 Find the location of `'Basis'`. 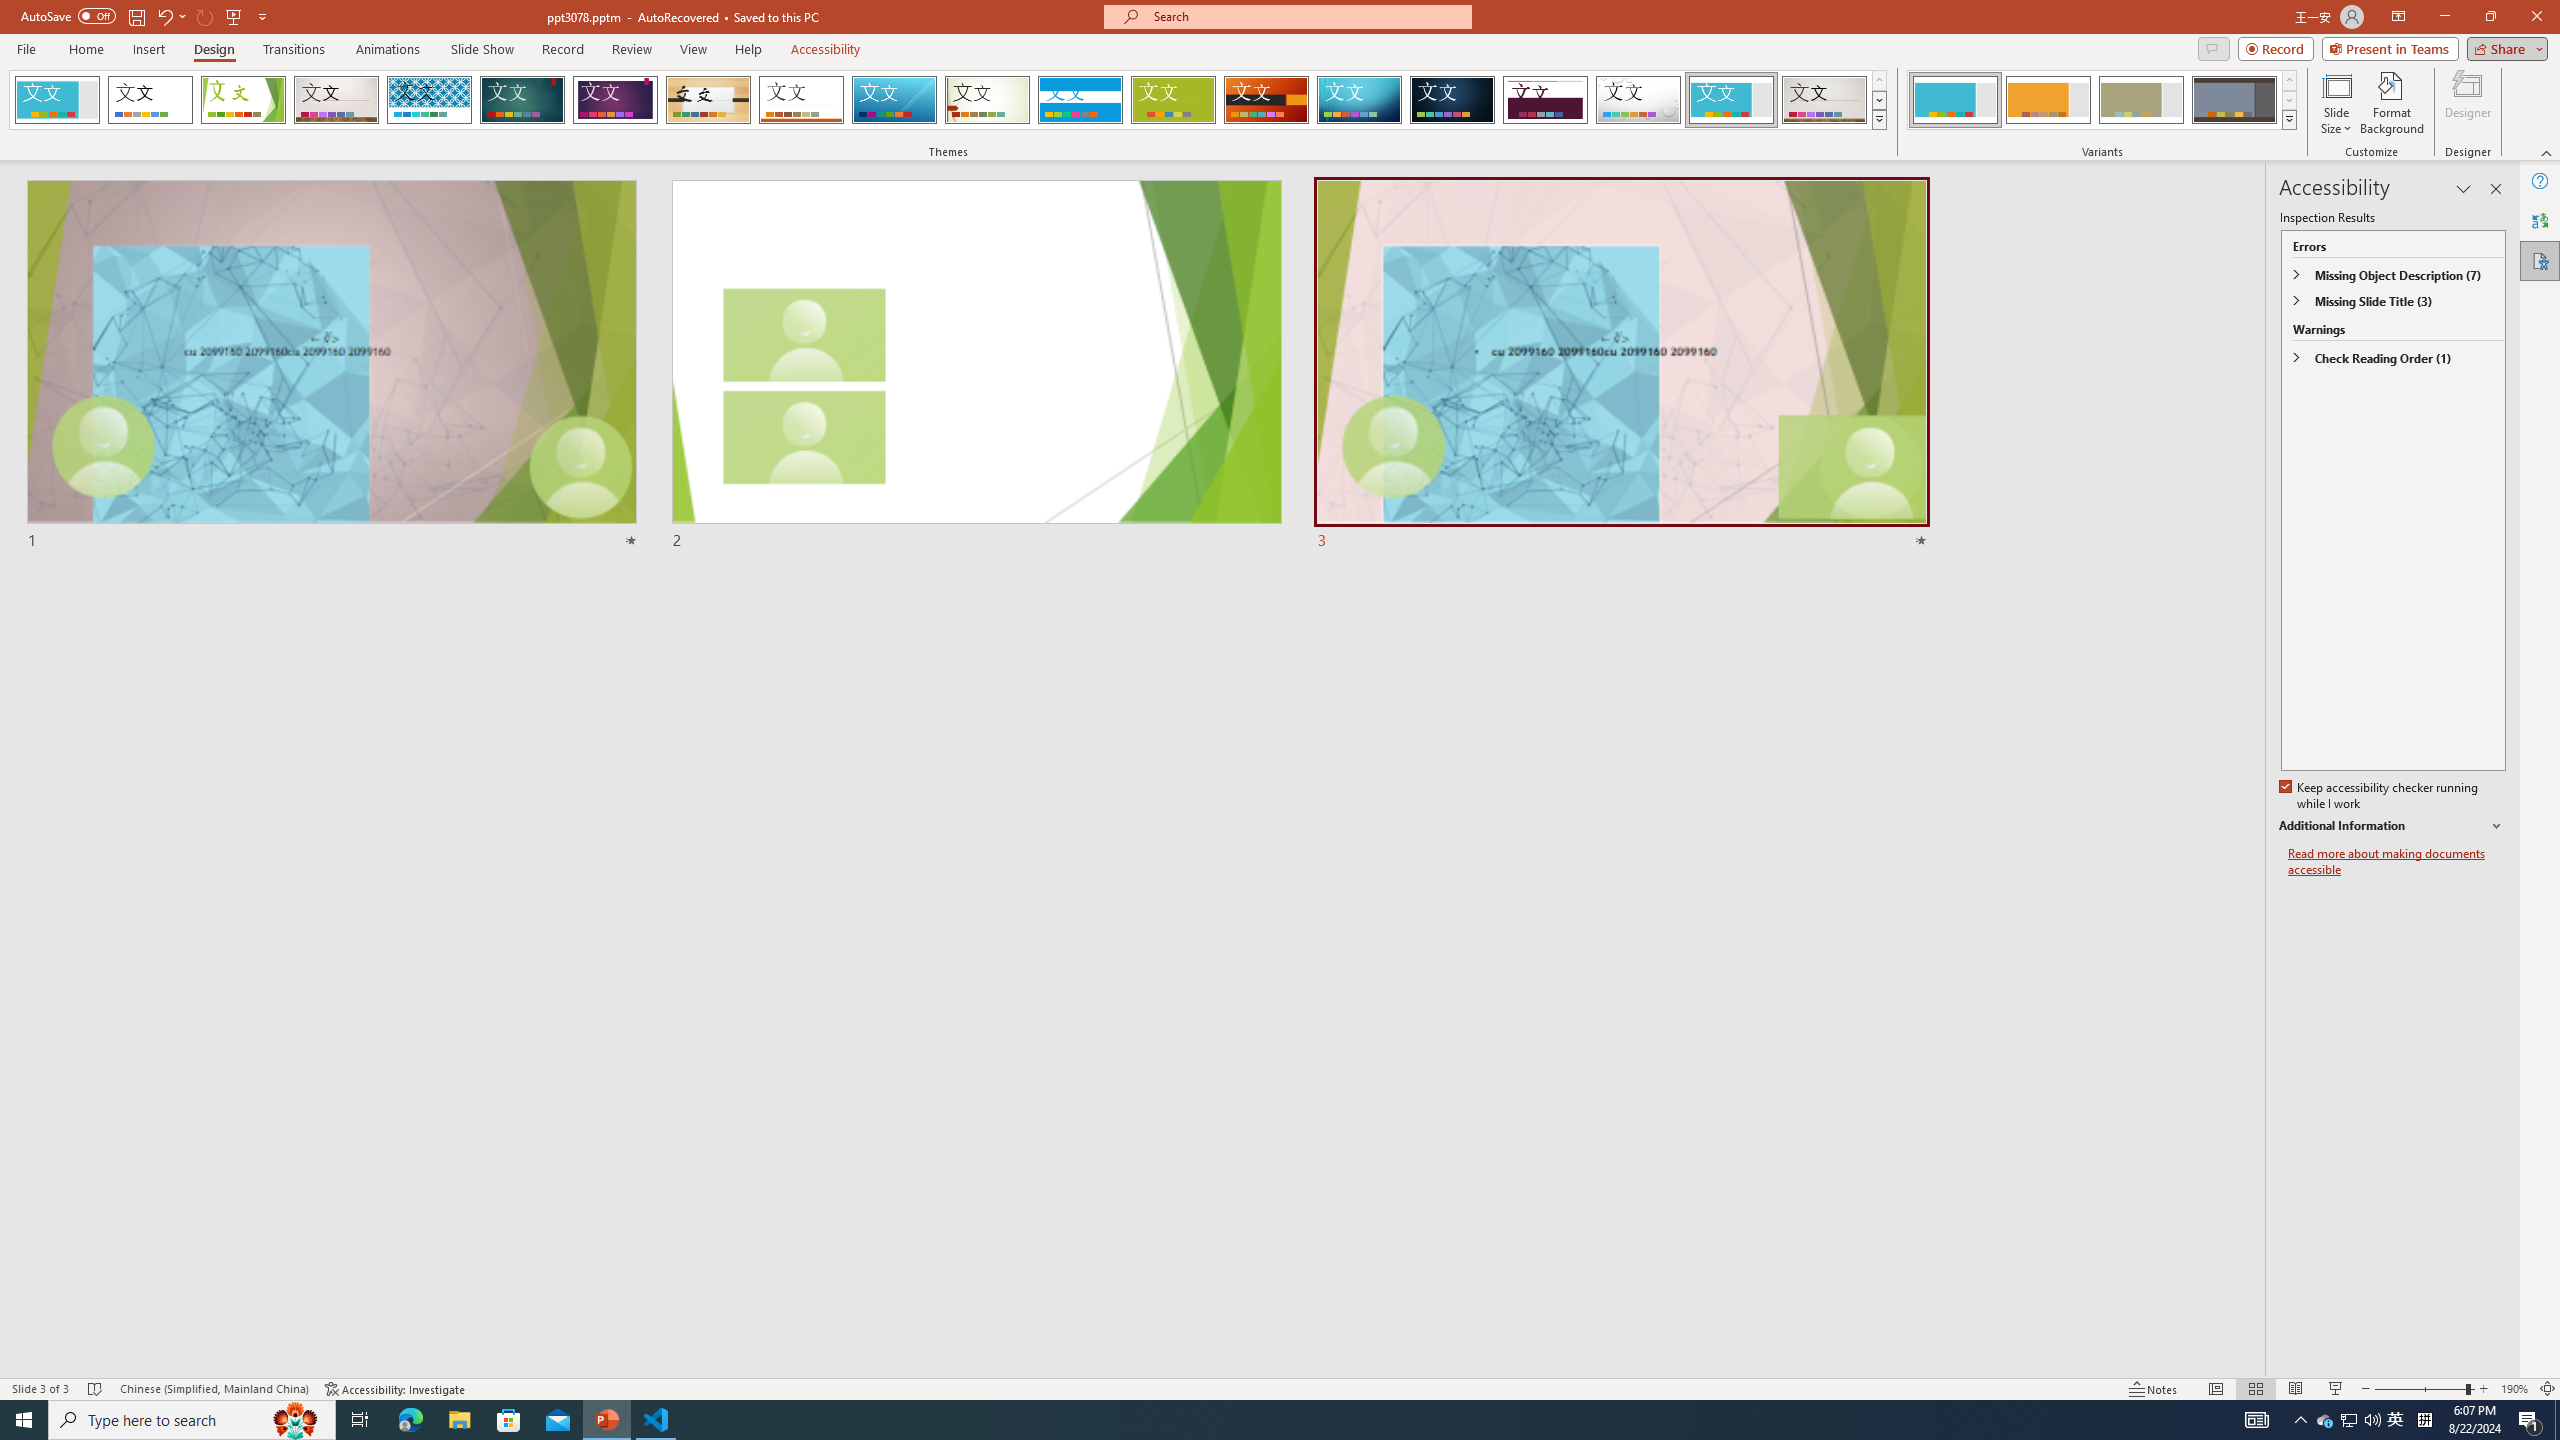

'Basis' is located at coordinates (1173, 99).